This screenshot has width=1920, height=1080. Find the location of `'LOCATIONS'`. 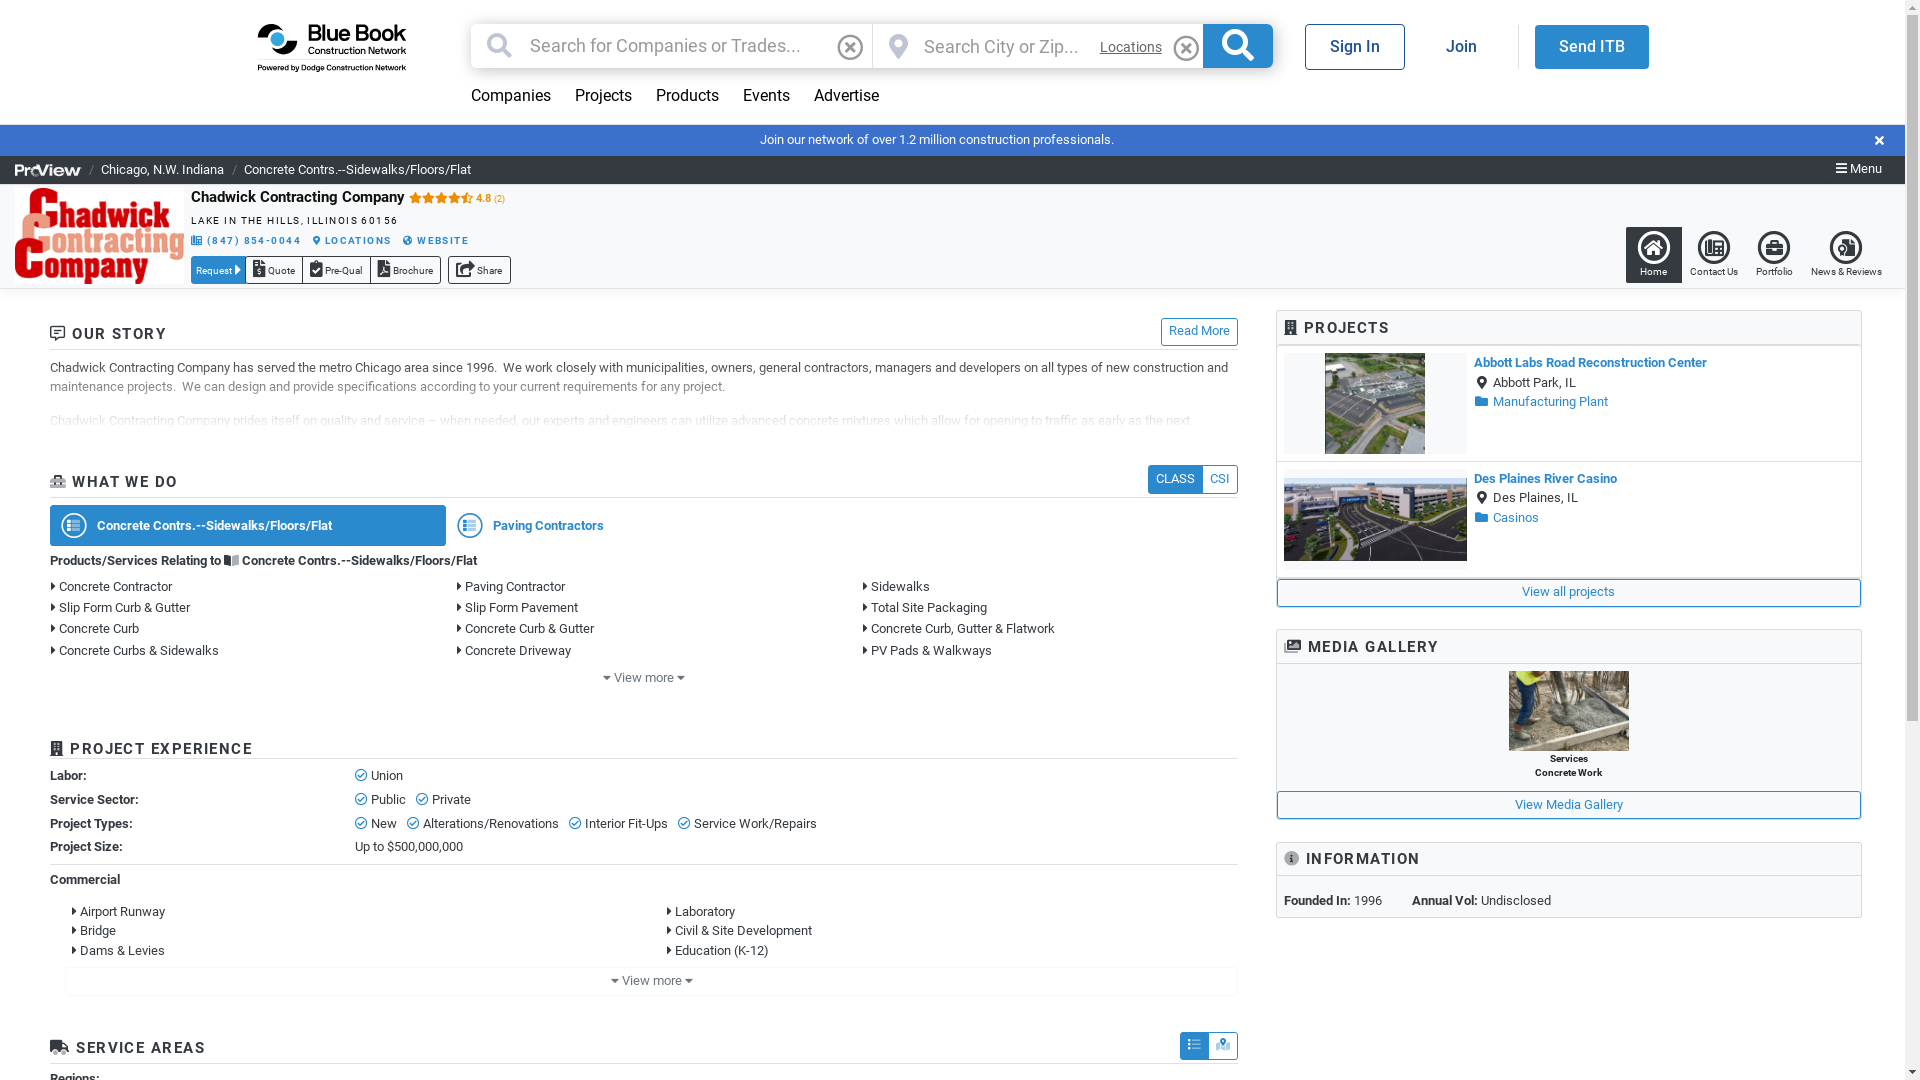

'LOCATIONS' is located at coordinates (311, 239).